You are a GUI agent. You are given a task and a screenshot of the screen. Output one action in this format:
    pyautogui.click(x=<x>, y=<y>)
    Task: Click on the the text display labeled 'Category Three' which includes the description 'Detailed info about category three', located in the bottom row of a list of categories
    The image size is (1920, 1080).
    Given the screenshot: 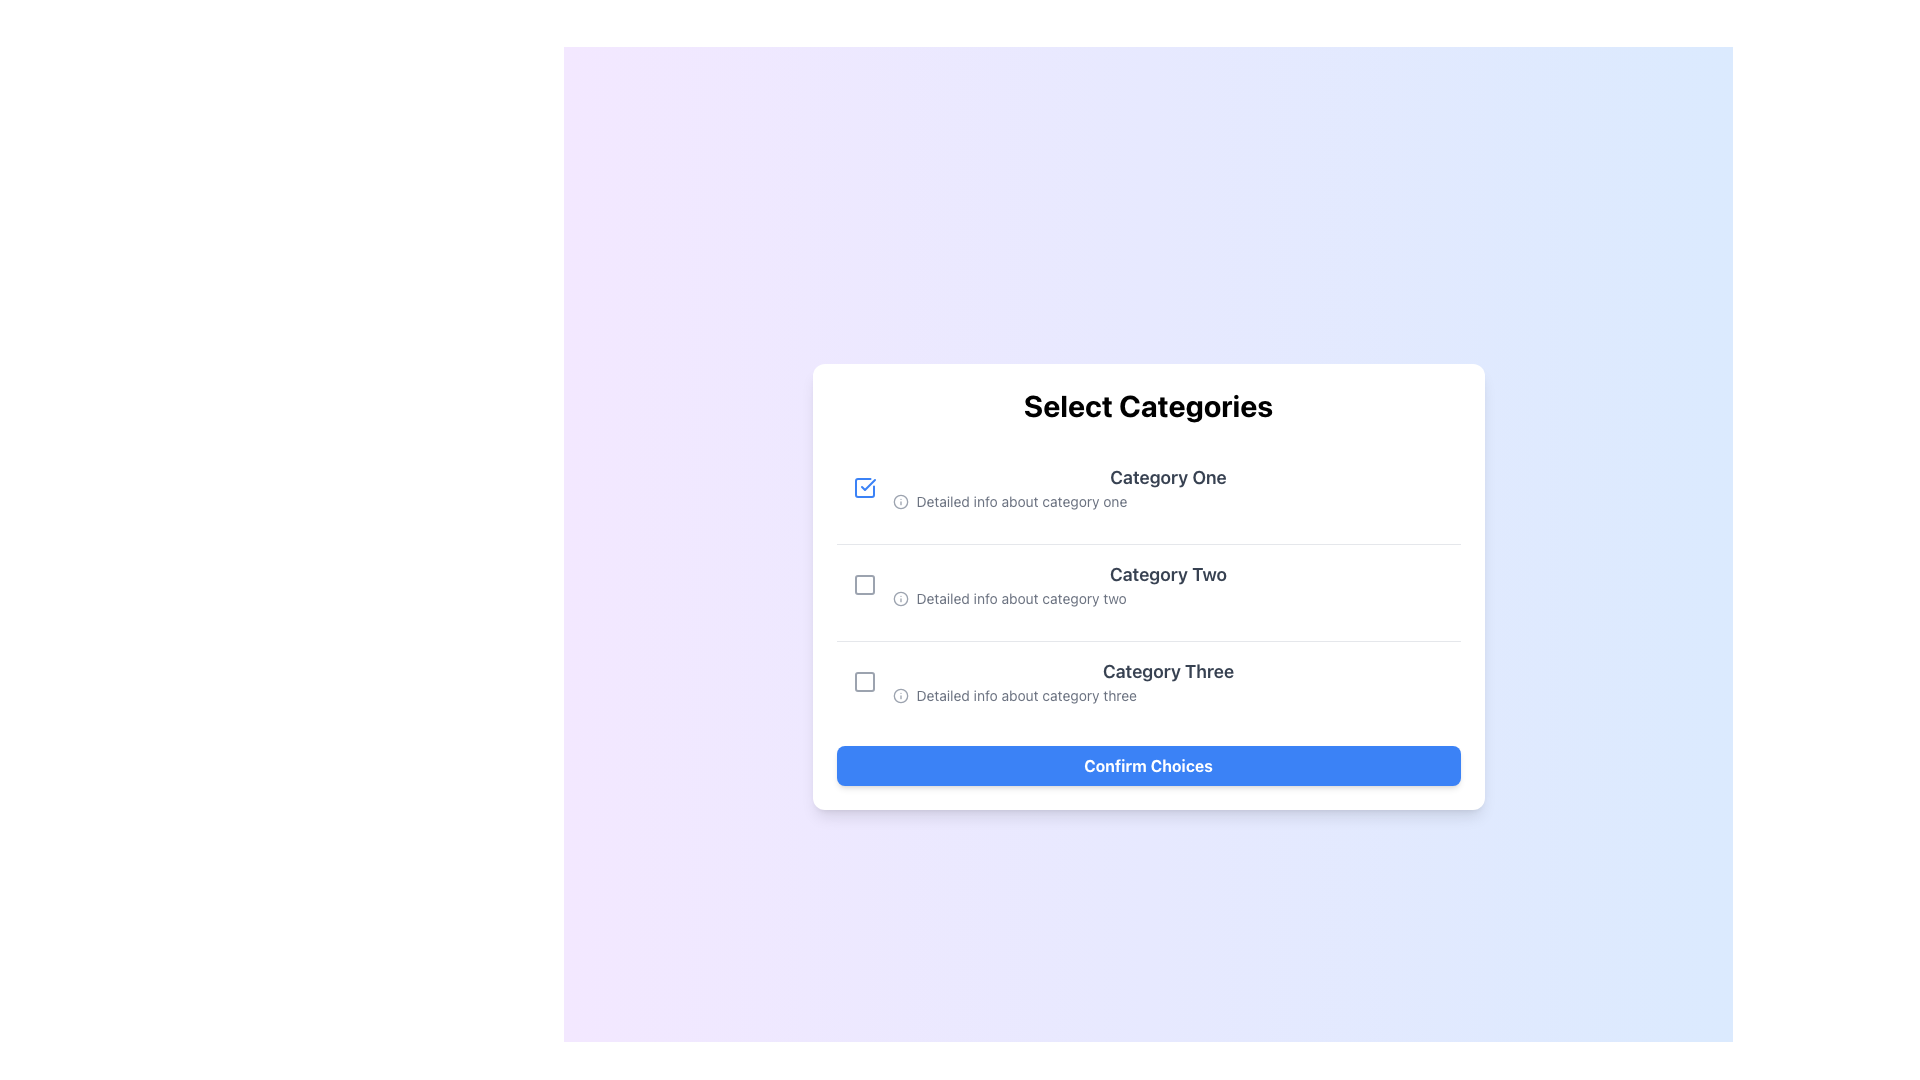 What is the action you would take?
    pyautogui.click(x=1168, y=681)
    